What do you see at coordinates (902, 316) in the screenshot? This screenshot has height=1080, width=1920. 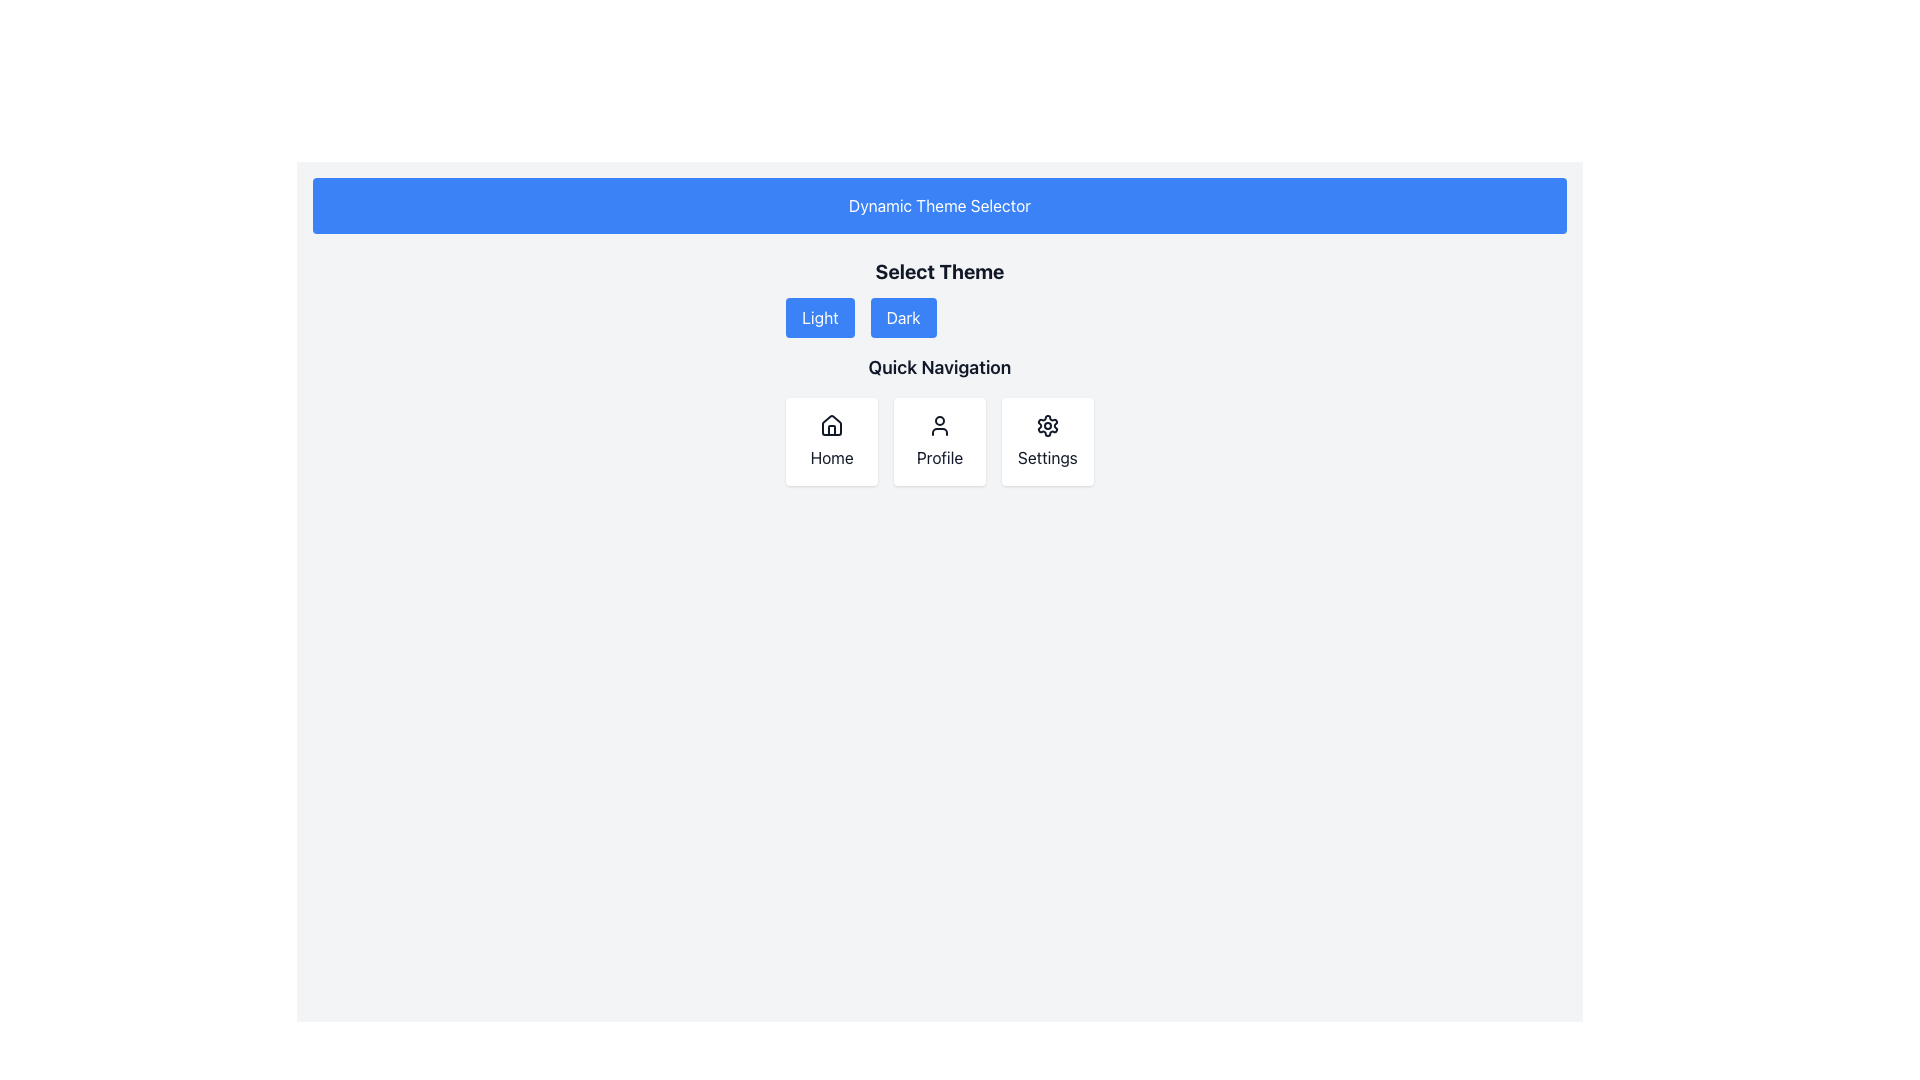 I see `the 'Dark' button, which is a medium-sized rectangular button with white text on a blue background` at bounding box center [902, 316].